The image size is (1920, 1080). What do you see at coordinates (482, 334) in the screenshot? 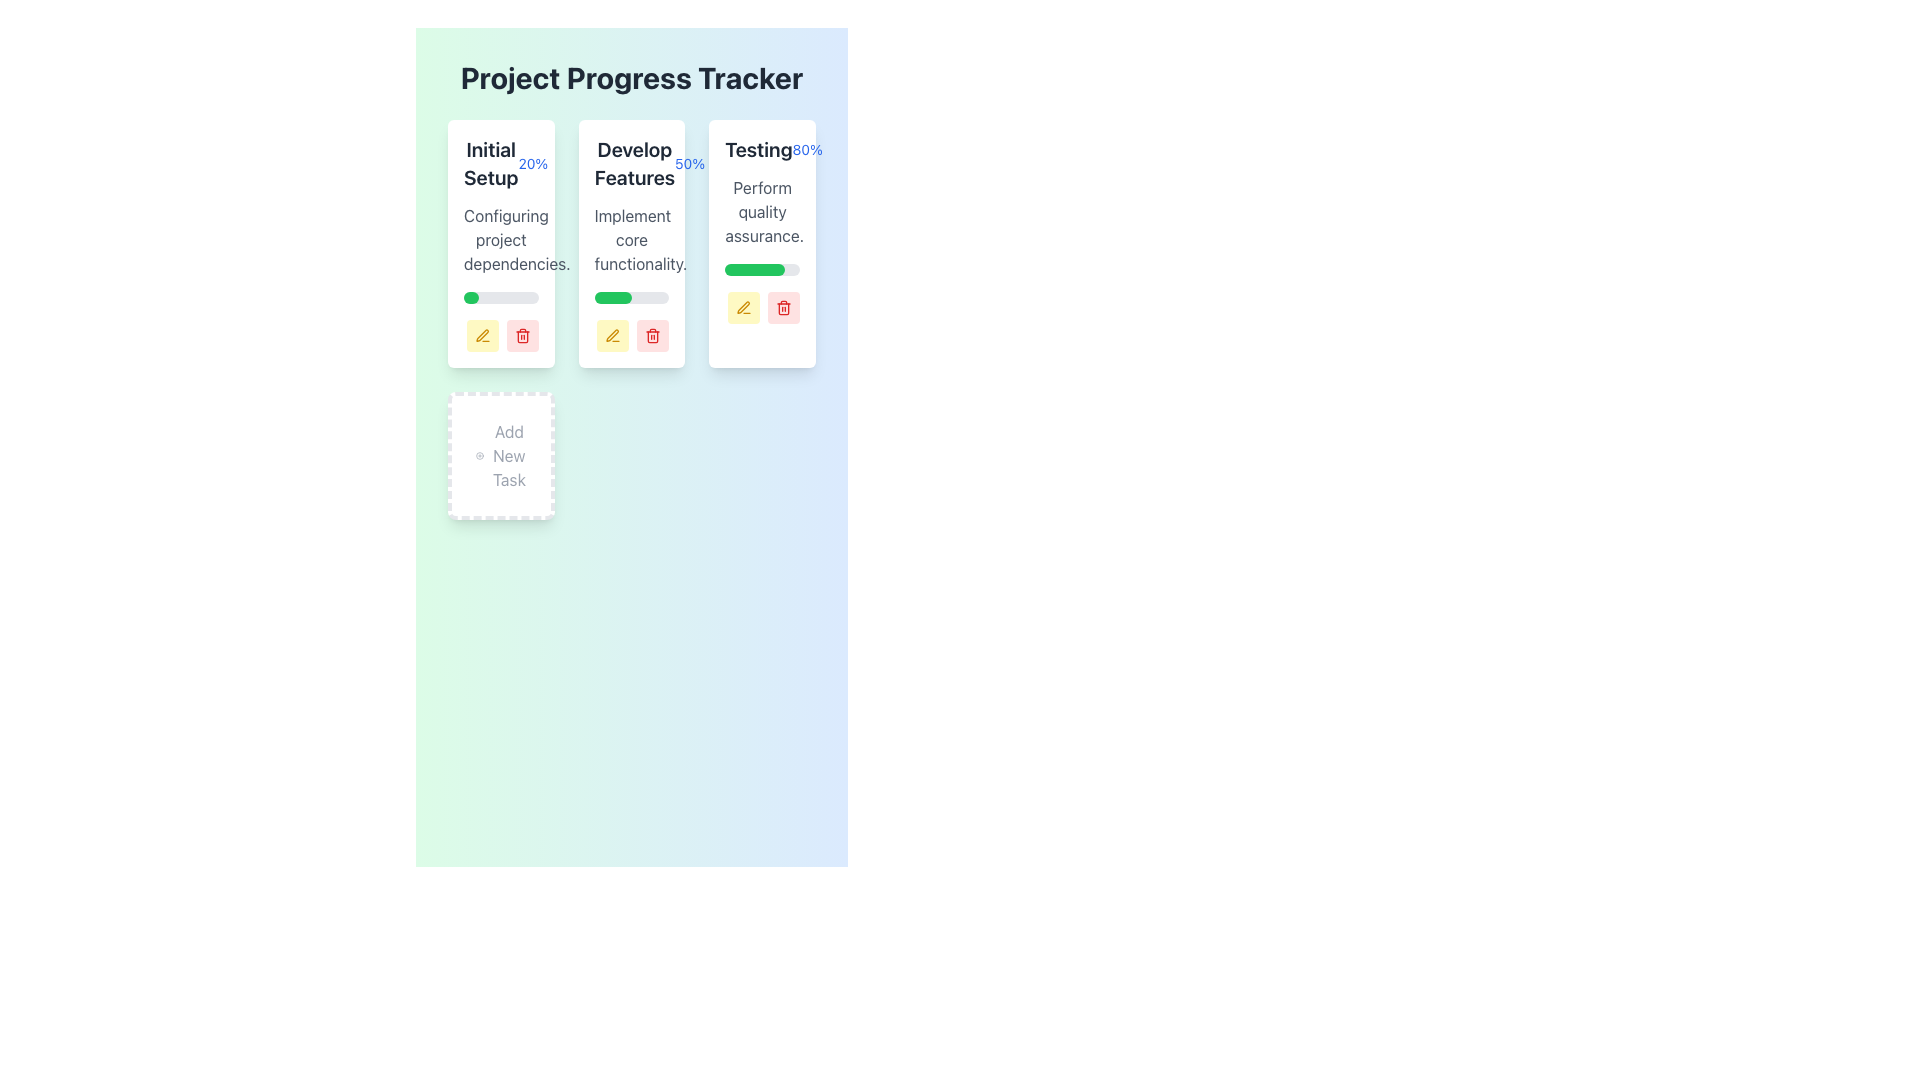
I see `the small, rounded rectangular yellow button with a pen icon to initiate editing, located at the bottom-right corner of the 'Initial Setup' card` at bounding box center [482, 334].